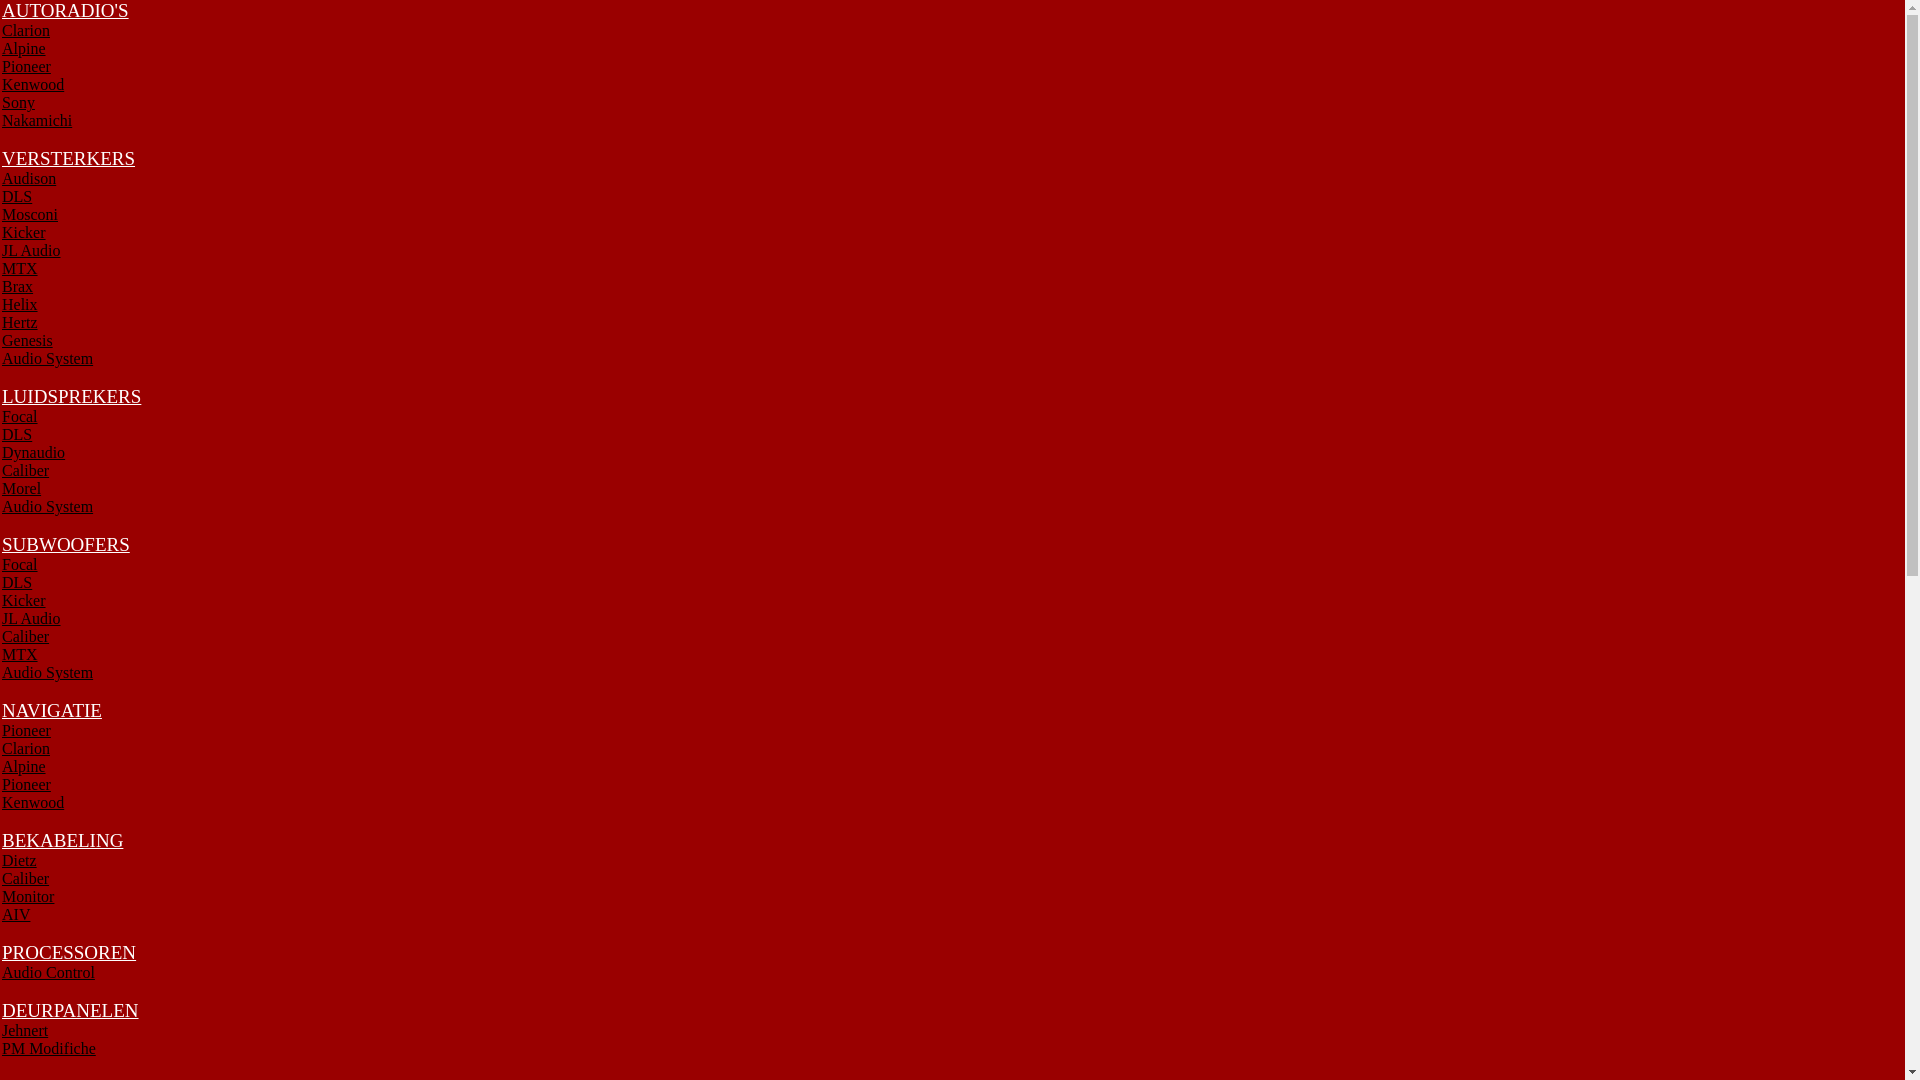 The width and height of the screenshot is (1920, 1080). I want to click on 'Alpine', so click(24, 47).